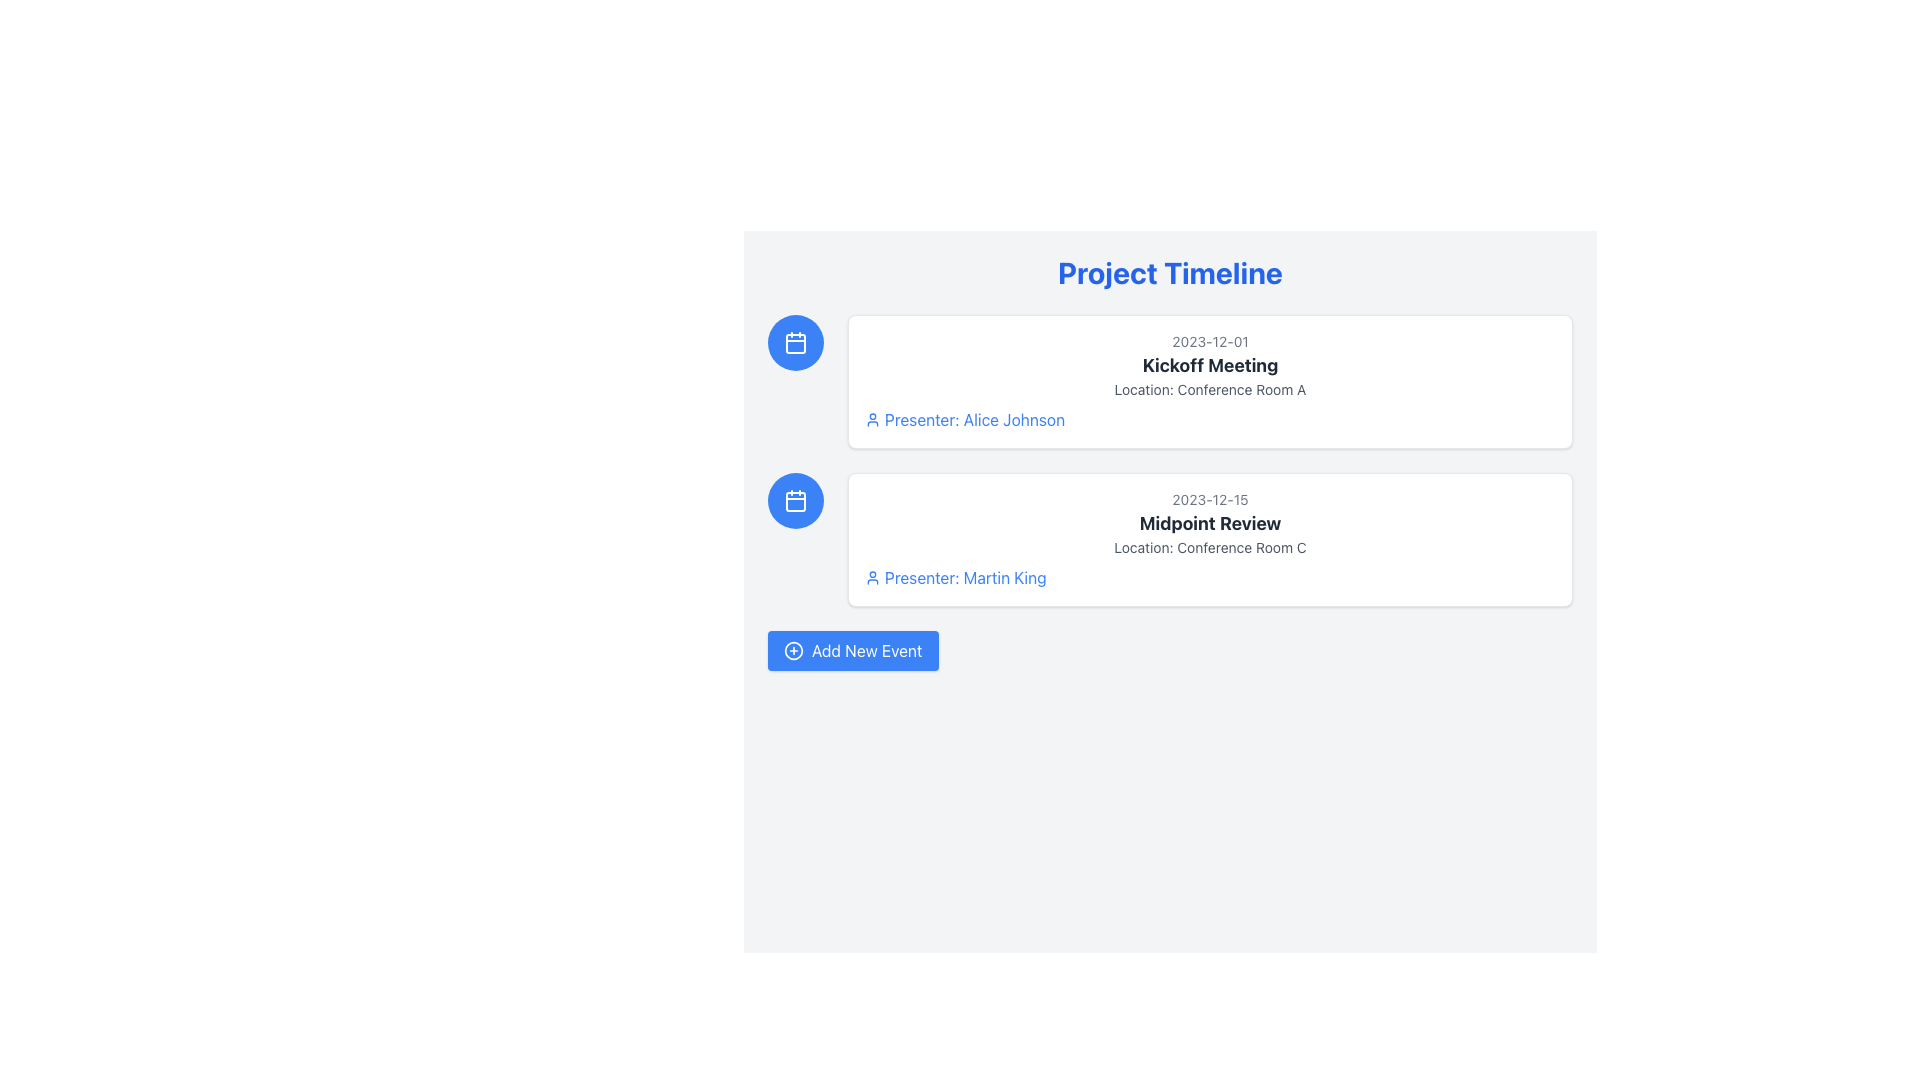  I want to click on the user icon located to the left of the 'Presenter: Martin King' text in the second event card for the 'Midpoint Review' event, so click(873, 578).